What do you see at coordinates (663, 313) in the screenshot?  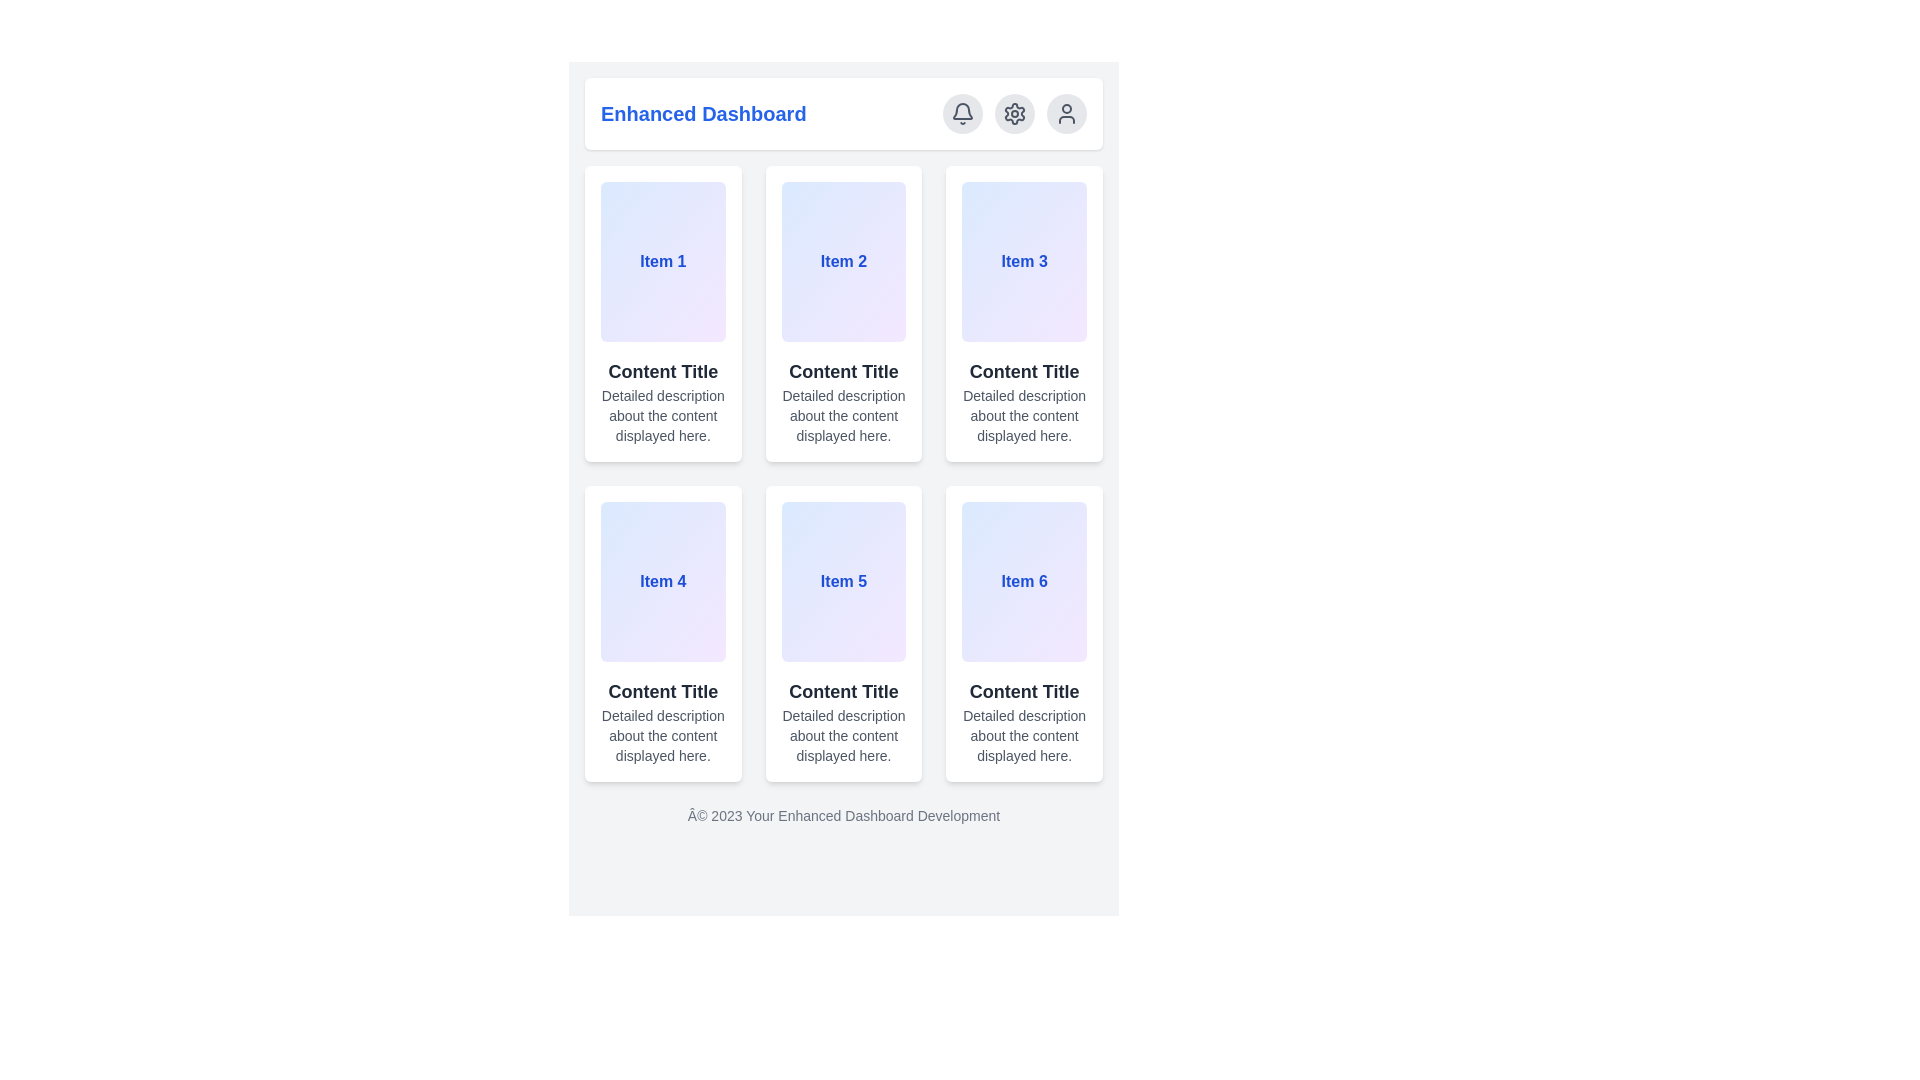 I see `the first card in the grid layout under the title 'Enhanced Dashboard', which provides an overview of a specific item` at bounding box center [663, 313].